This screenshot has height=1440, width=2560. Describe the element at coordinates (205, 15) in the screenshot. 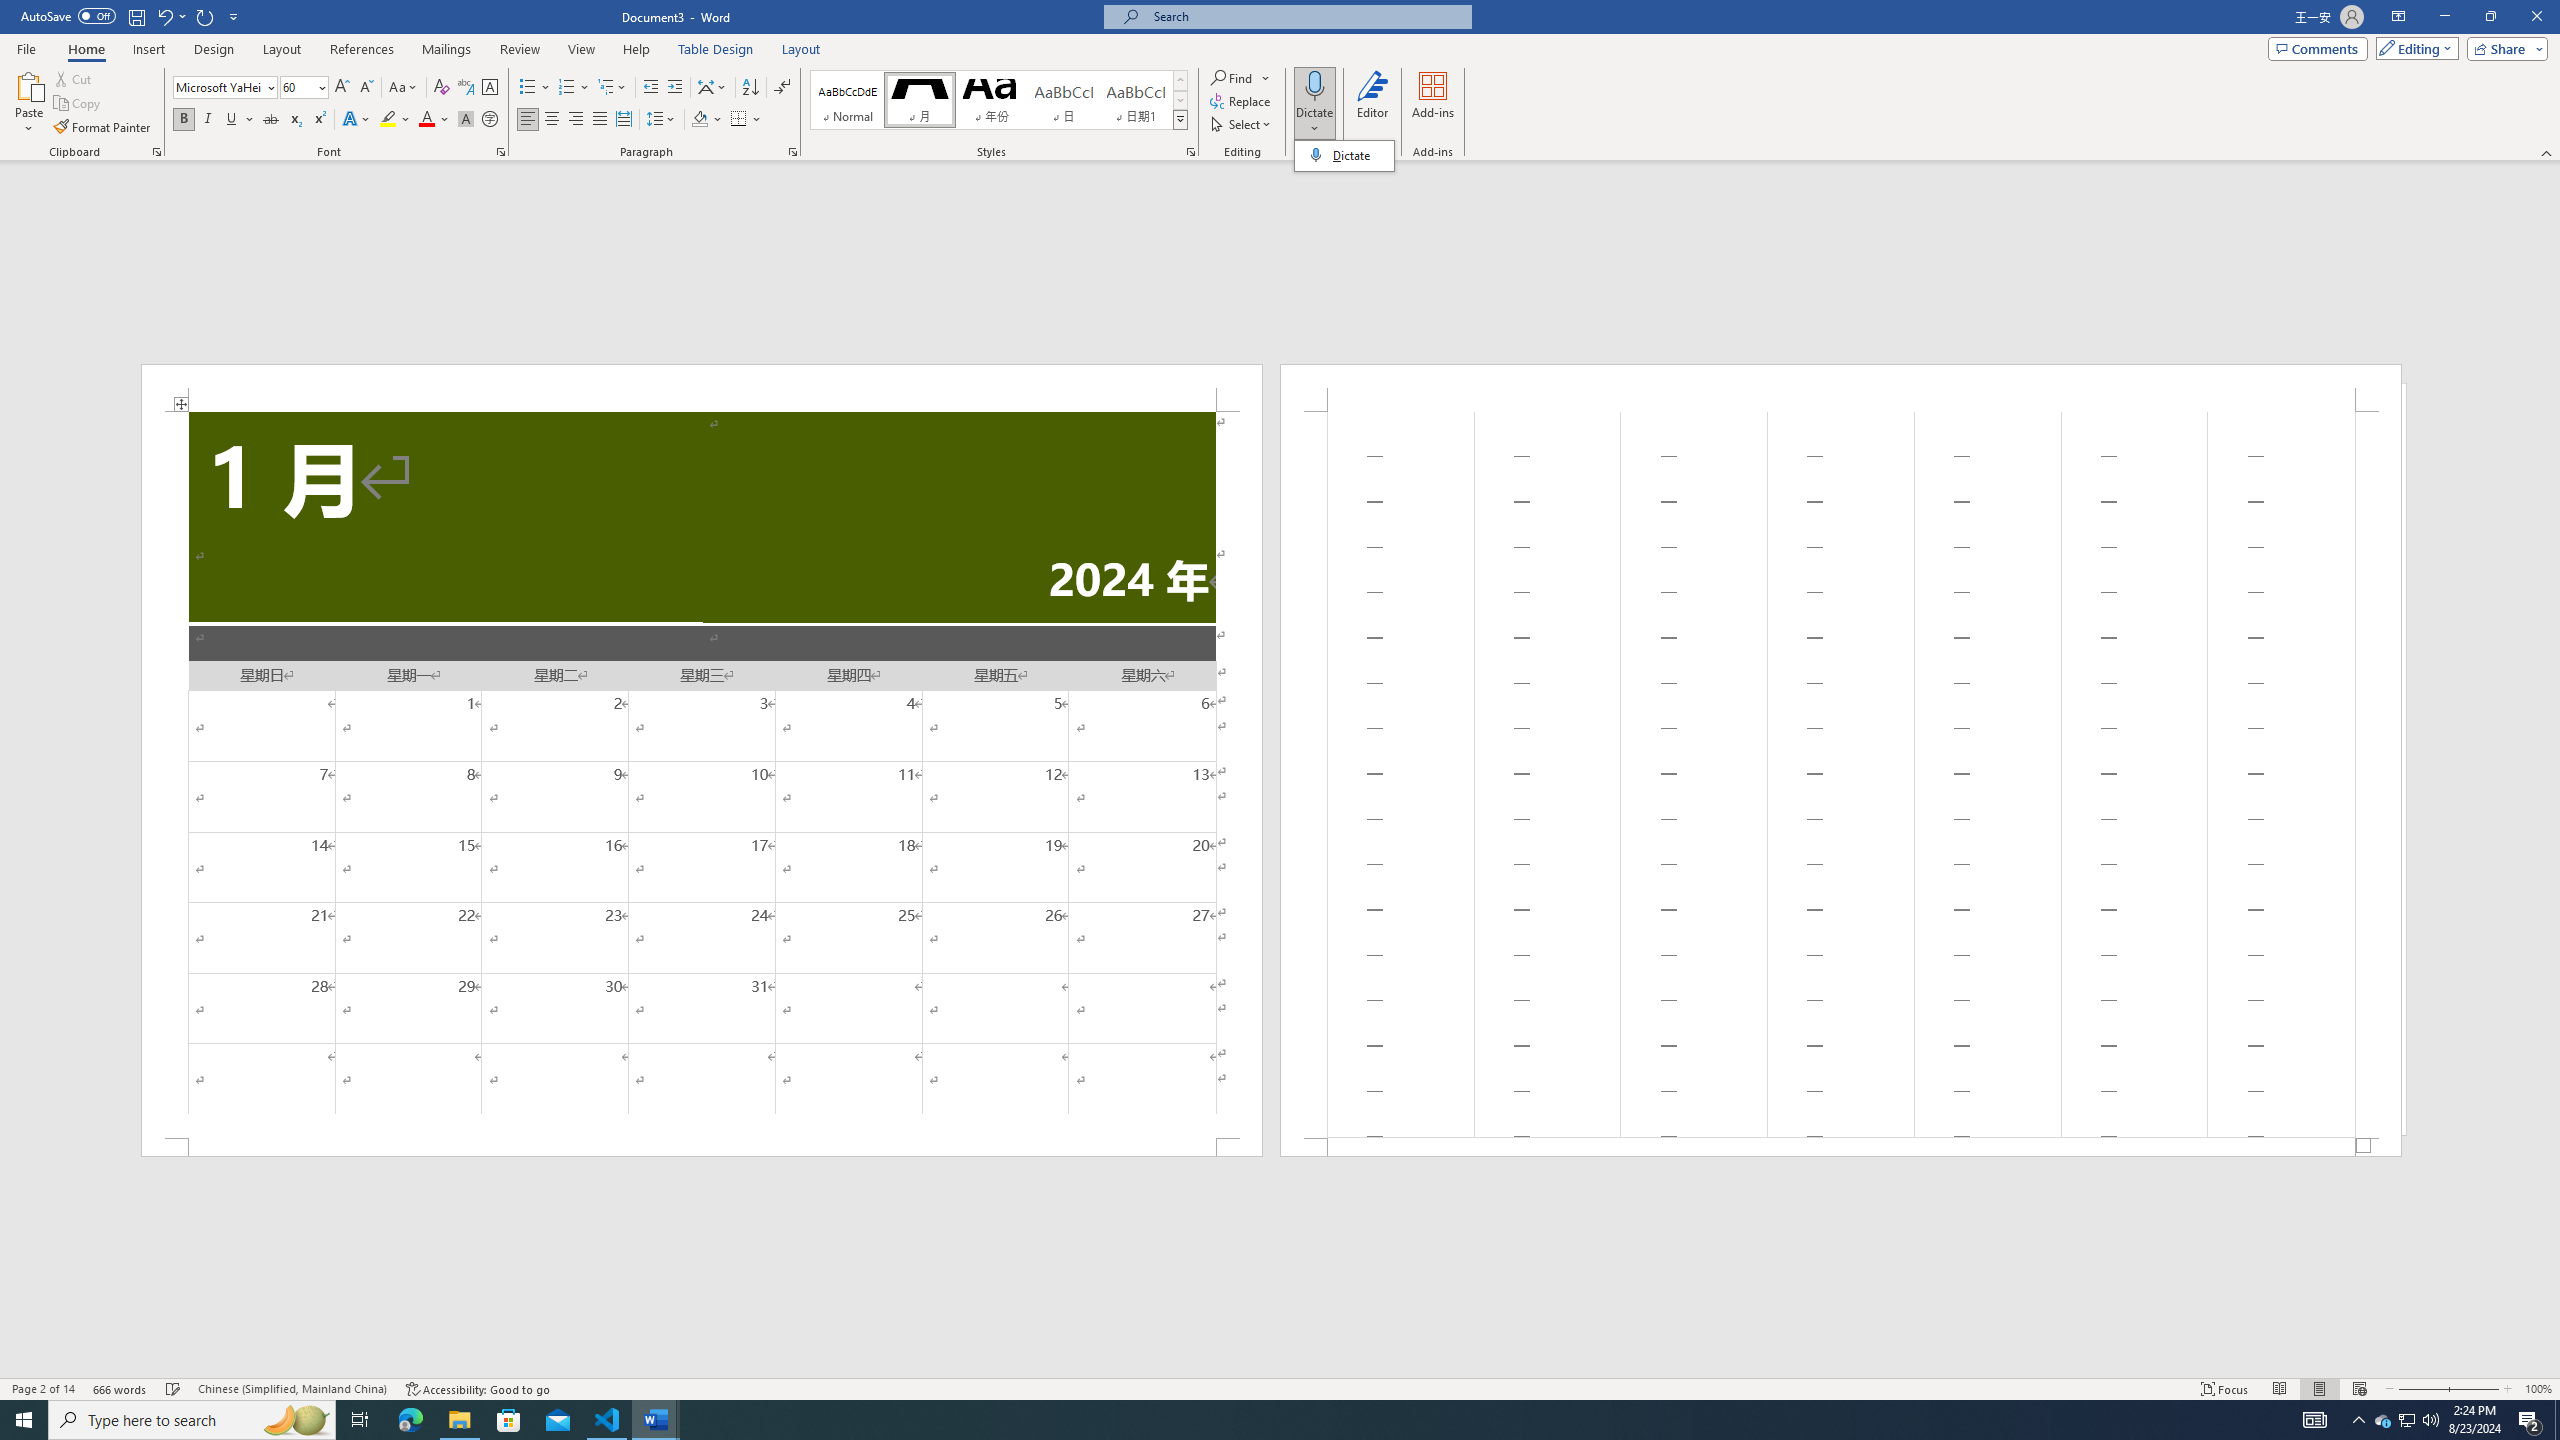

I see `'Repeat Doc Close'` at that location.